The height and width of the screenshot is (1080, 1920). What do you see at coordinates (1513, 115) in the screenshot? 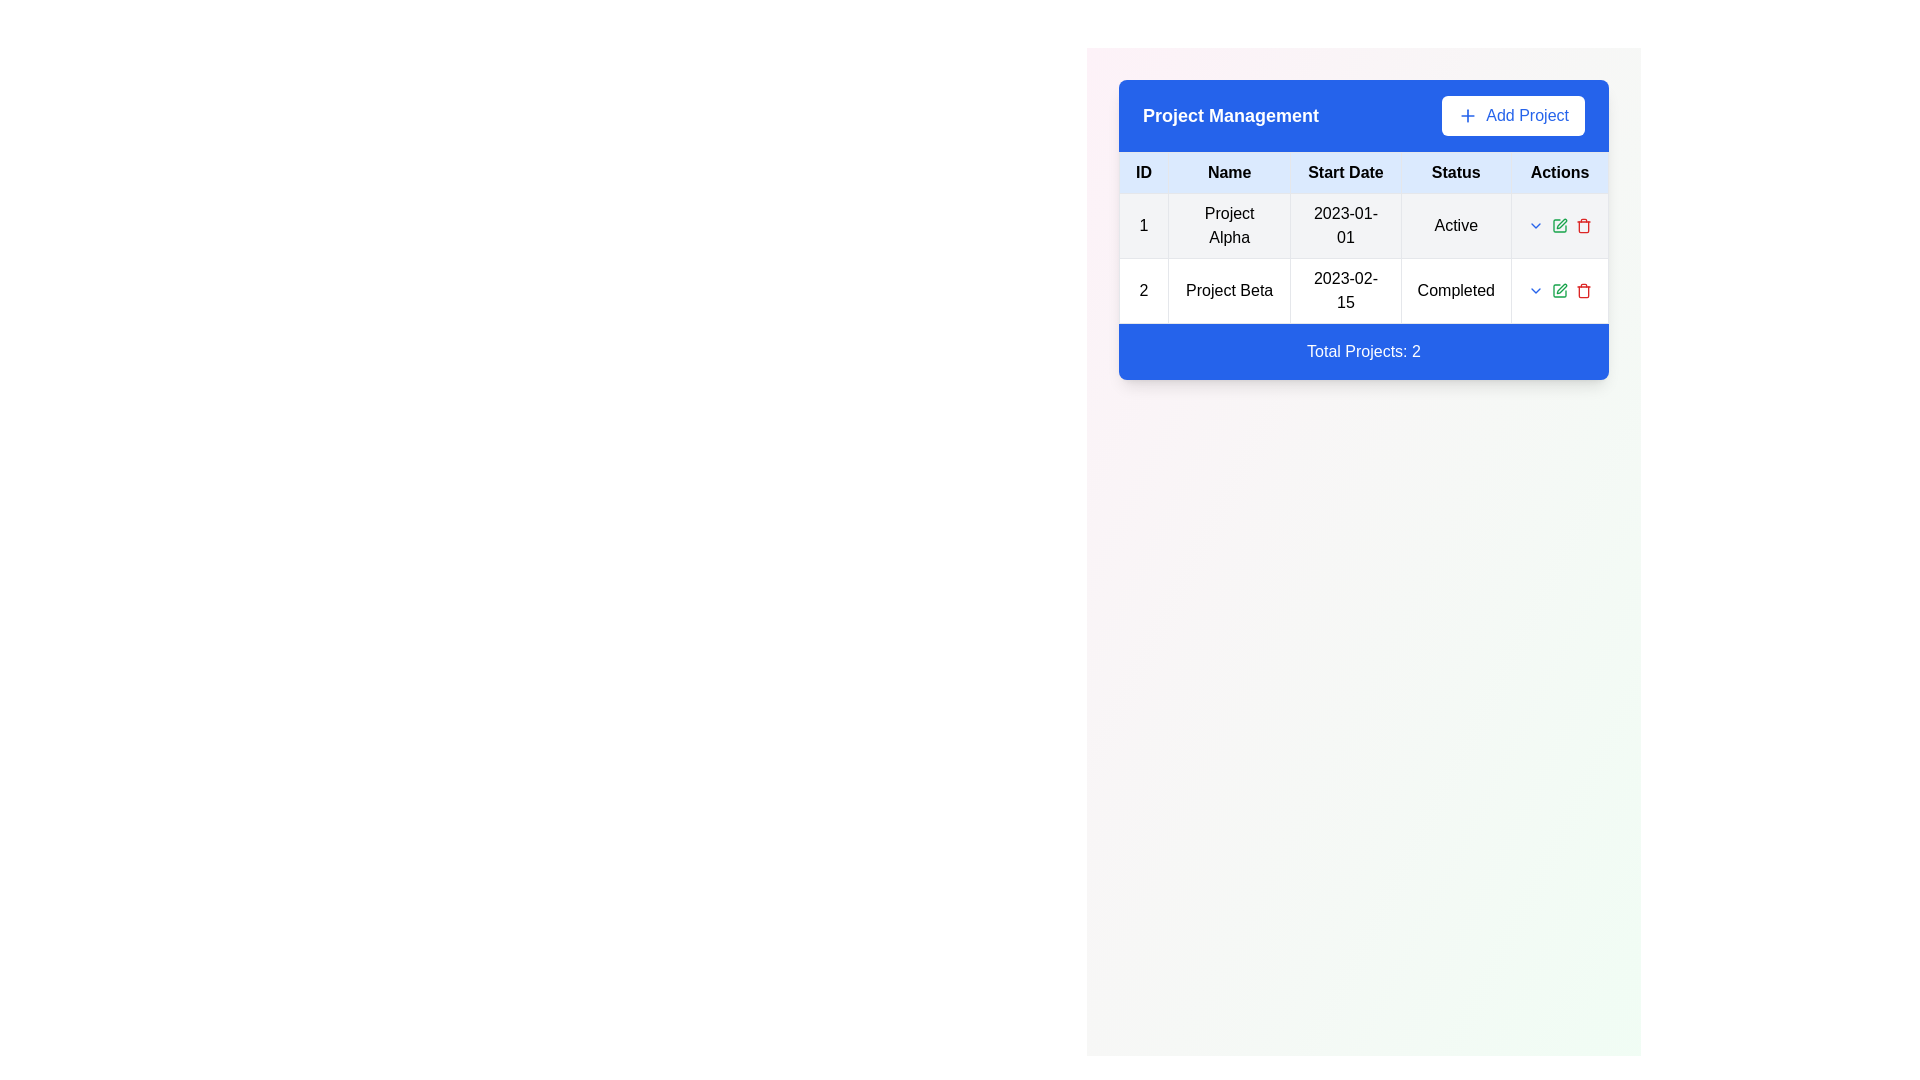
I see `the 'Add Project' button, which is a rounded rectangular button with a white background and blue text located in the top-right corner of the interface` at bounding box center [1513, 115].